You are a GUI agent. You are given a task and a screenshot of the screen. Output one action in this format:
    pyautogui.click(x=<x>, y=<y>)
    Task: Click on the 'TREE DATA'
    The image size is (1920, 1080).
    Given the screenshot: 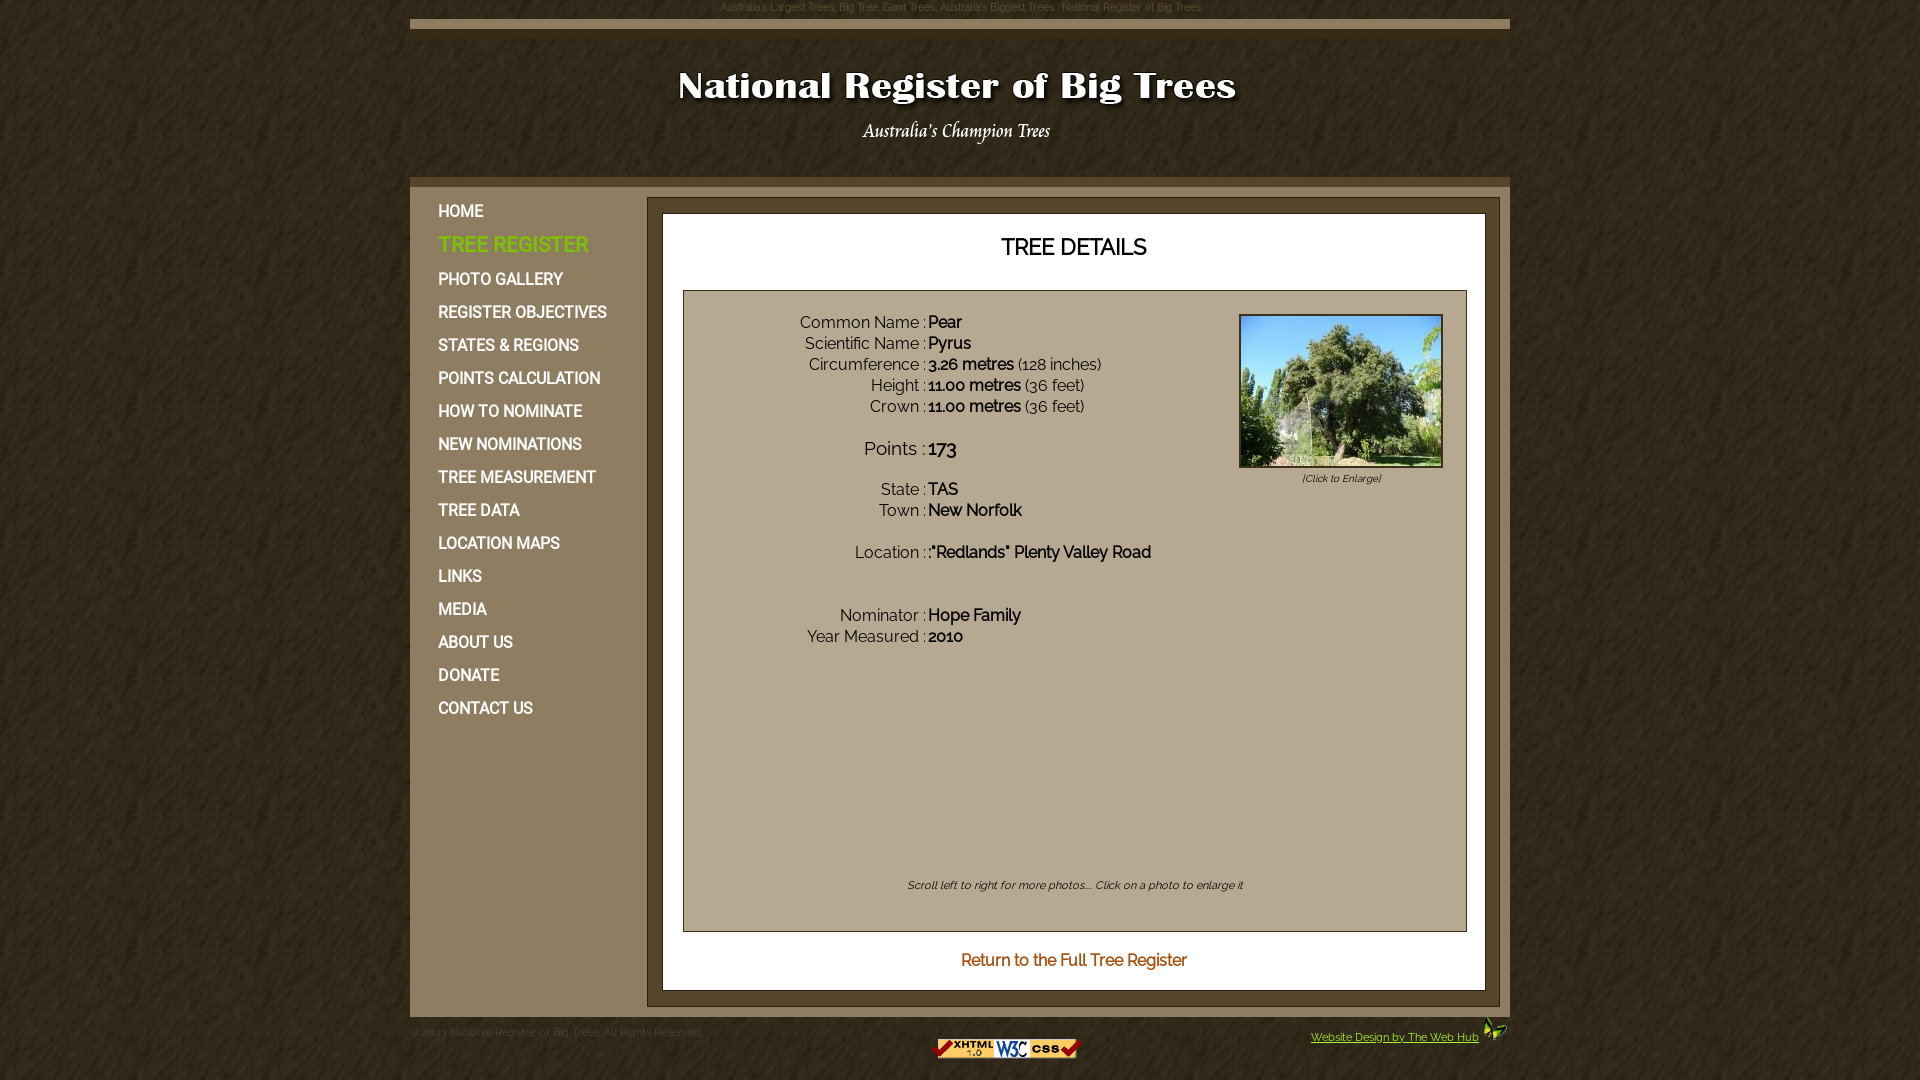 What is the action you would take?
    pyautogui.click(x=419, y=509)
    